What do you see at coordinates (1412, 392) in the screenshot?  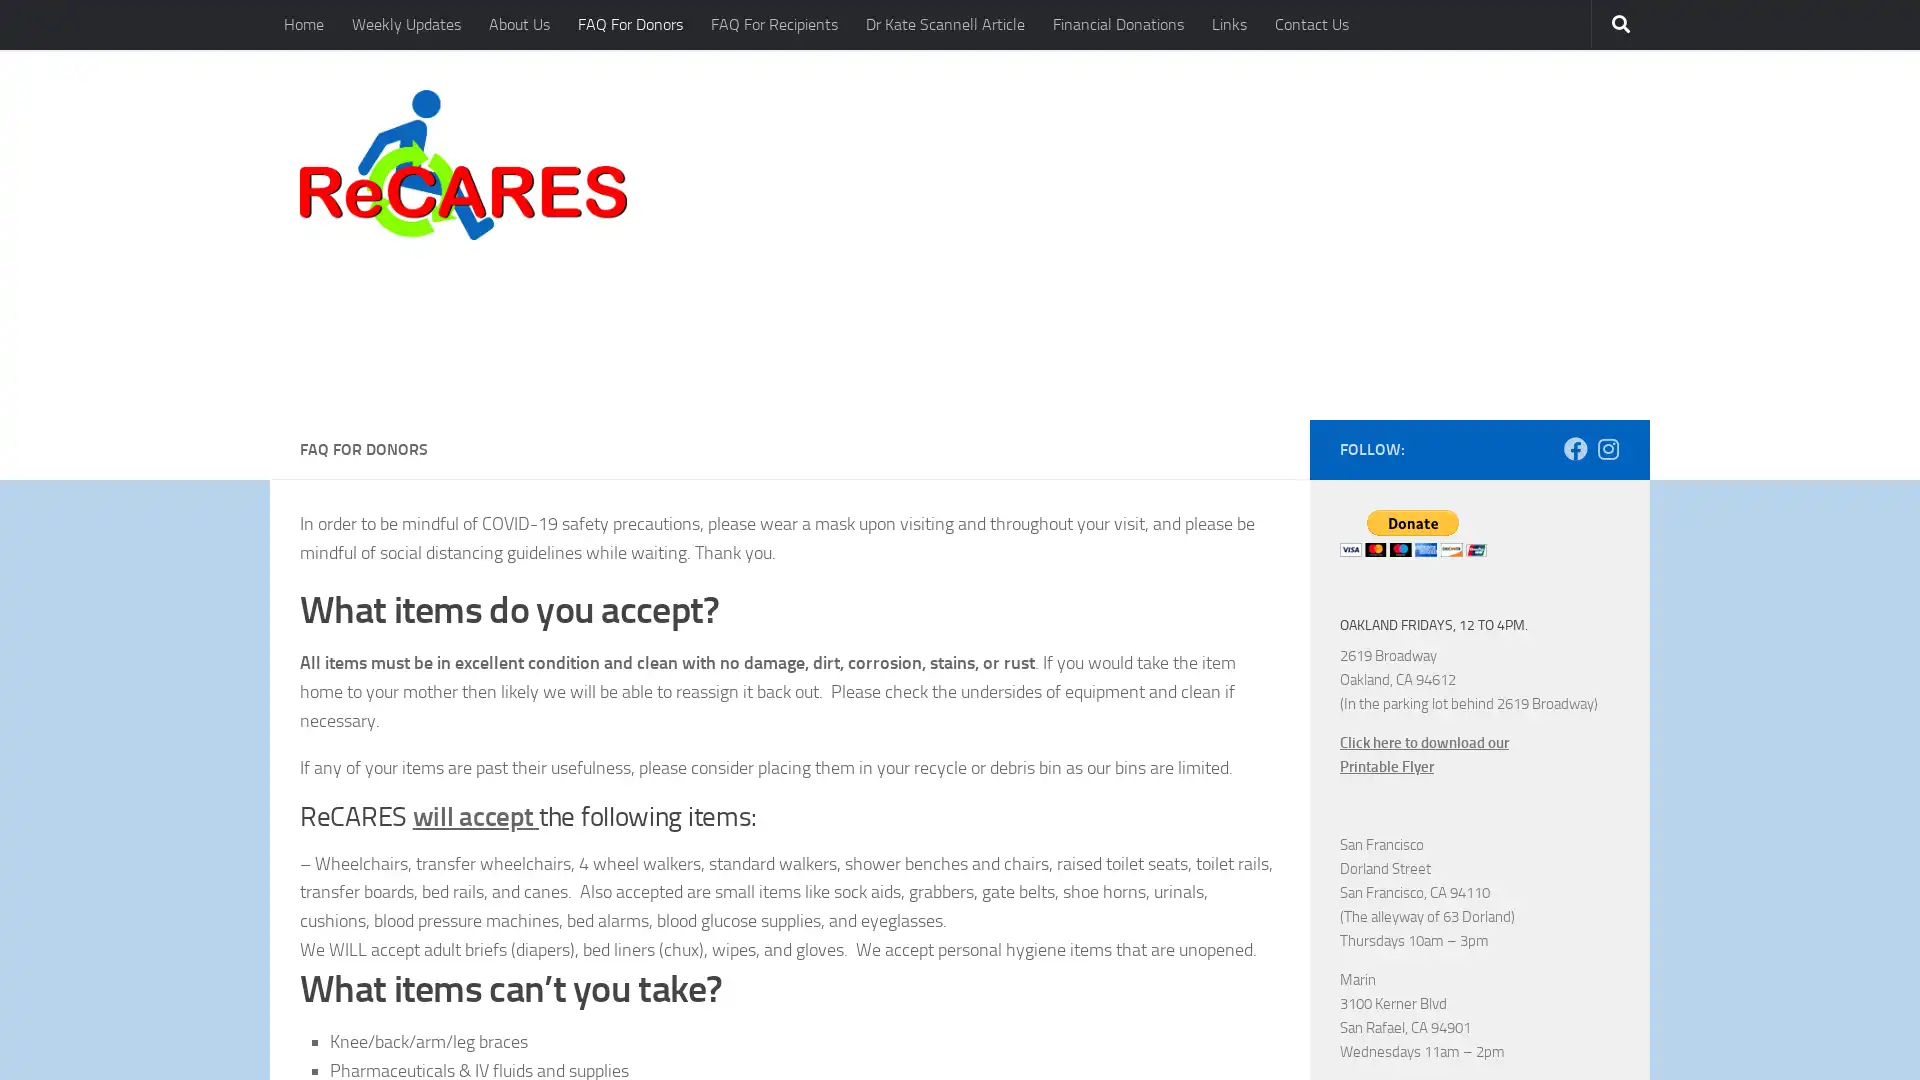 I see `Donate with PayPal button` at bounding box center [1412, 392].